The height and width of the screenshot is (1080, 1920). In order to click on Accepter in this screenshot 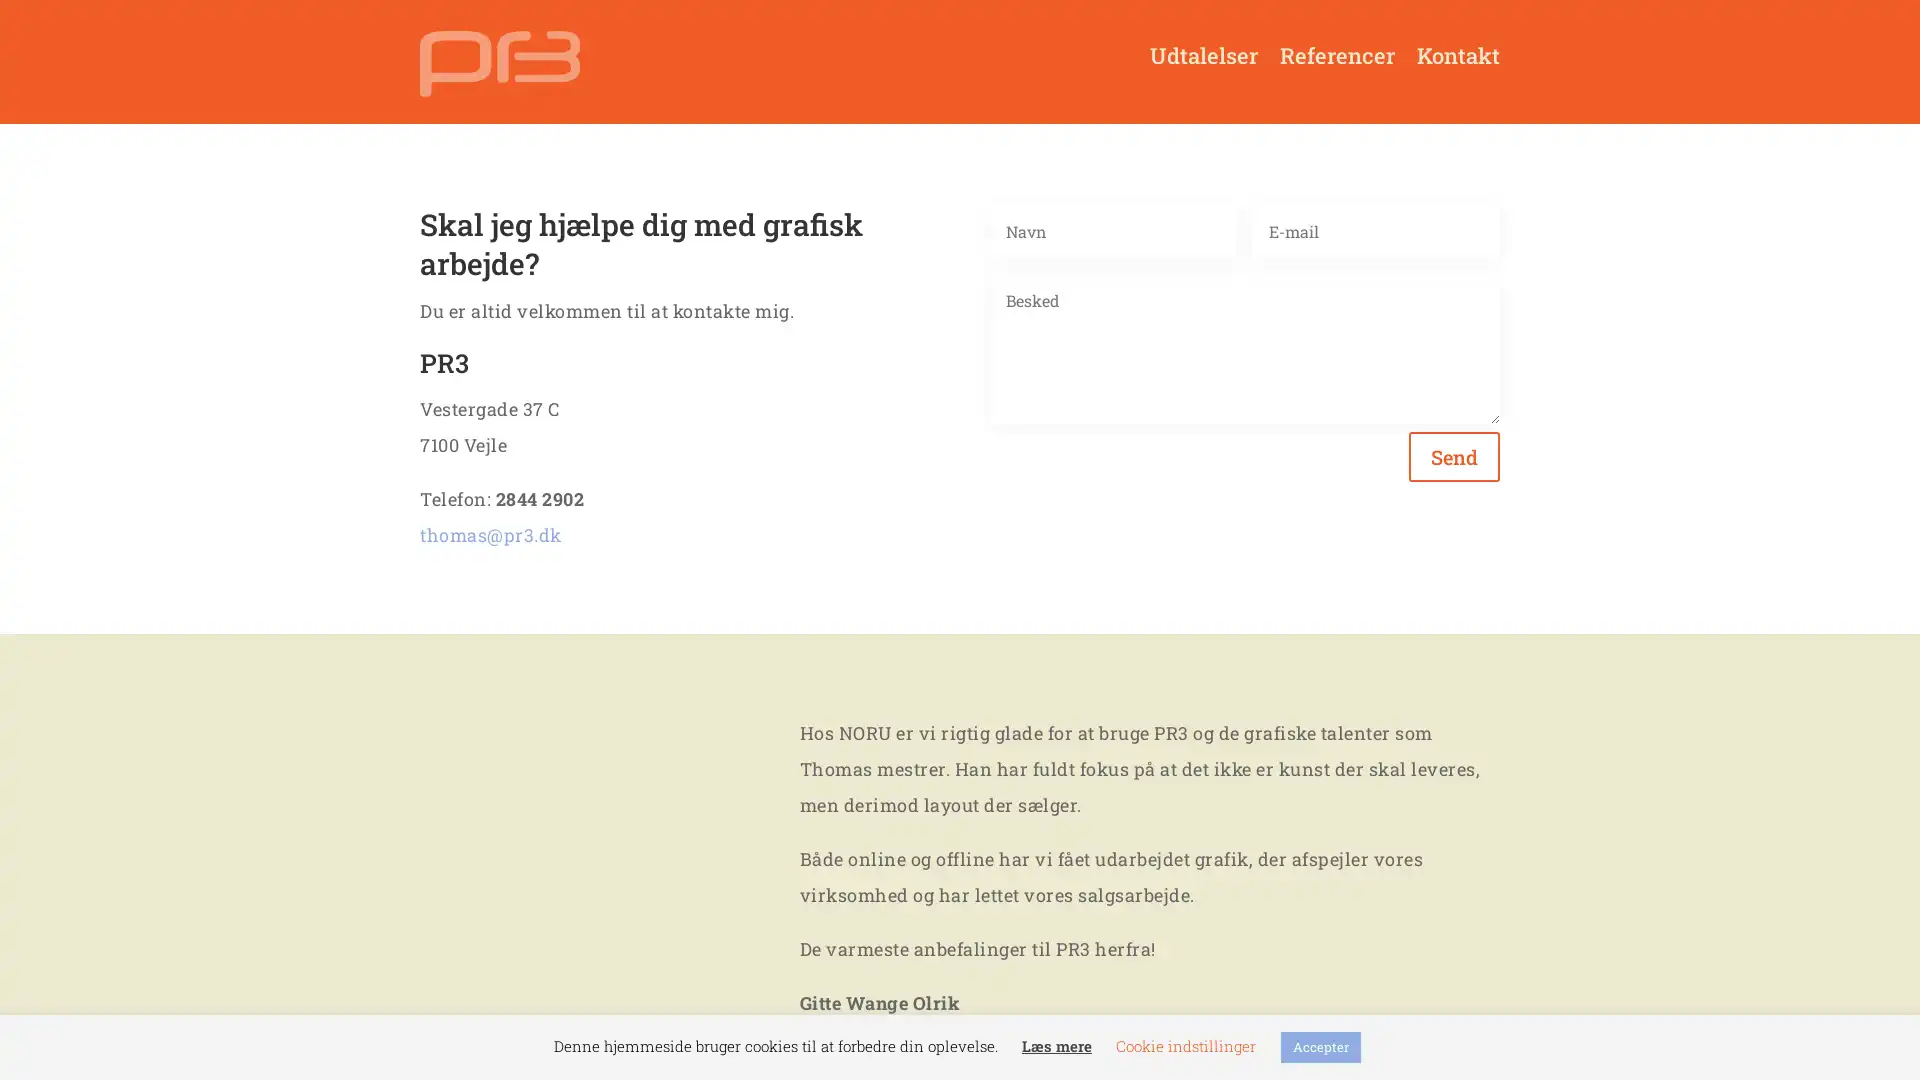, I will do `click(1320, 1046)`.